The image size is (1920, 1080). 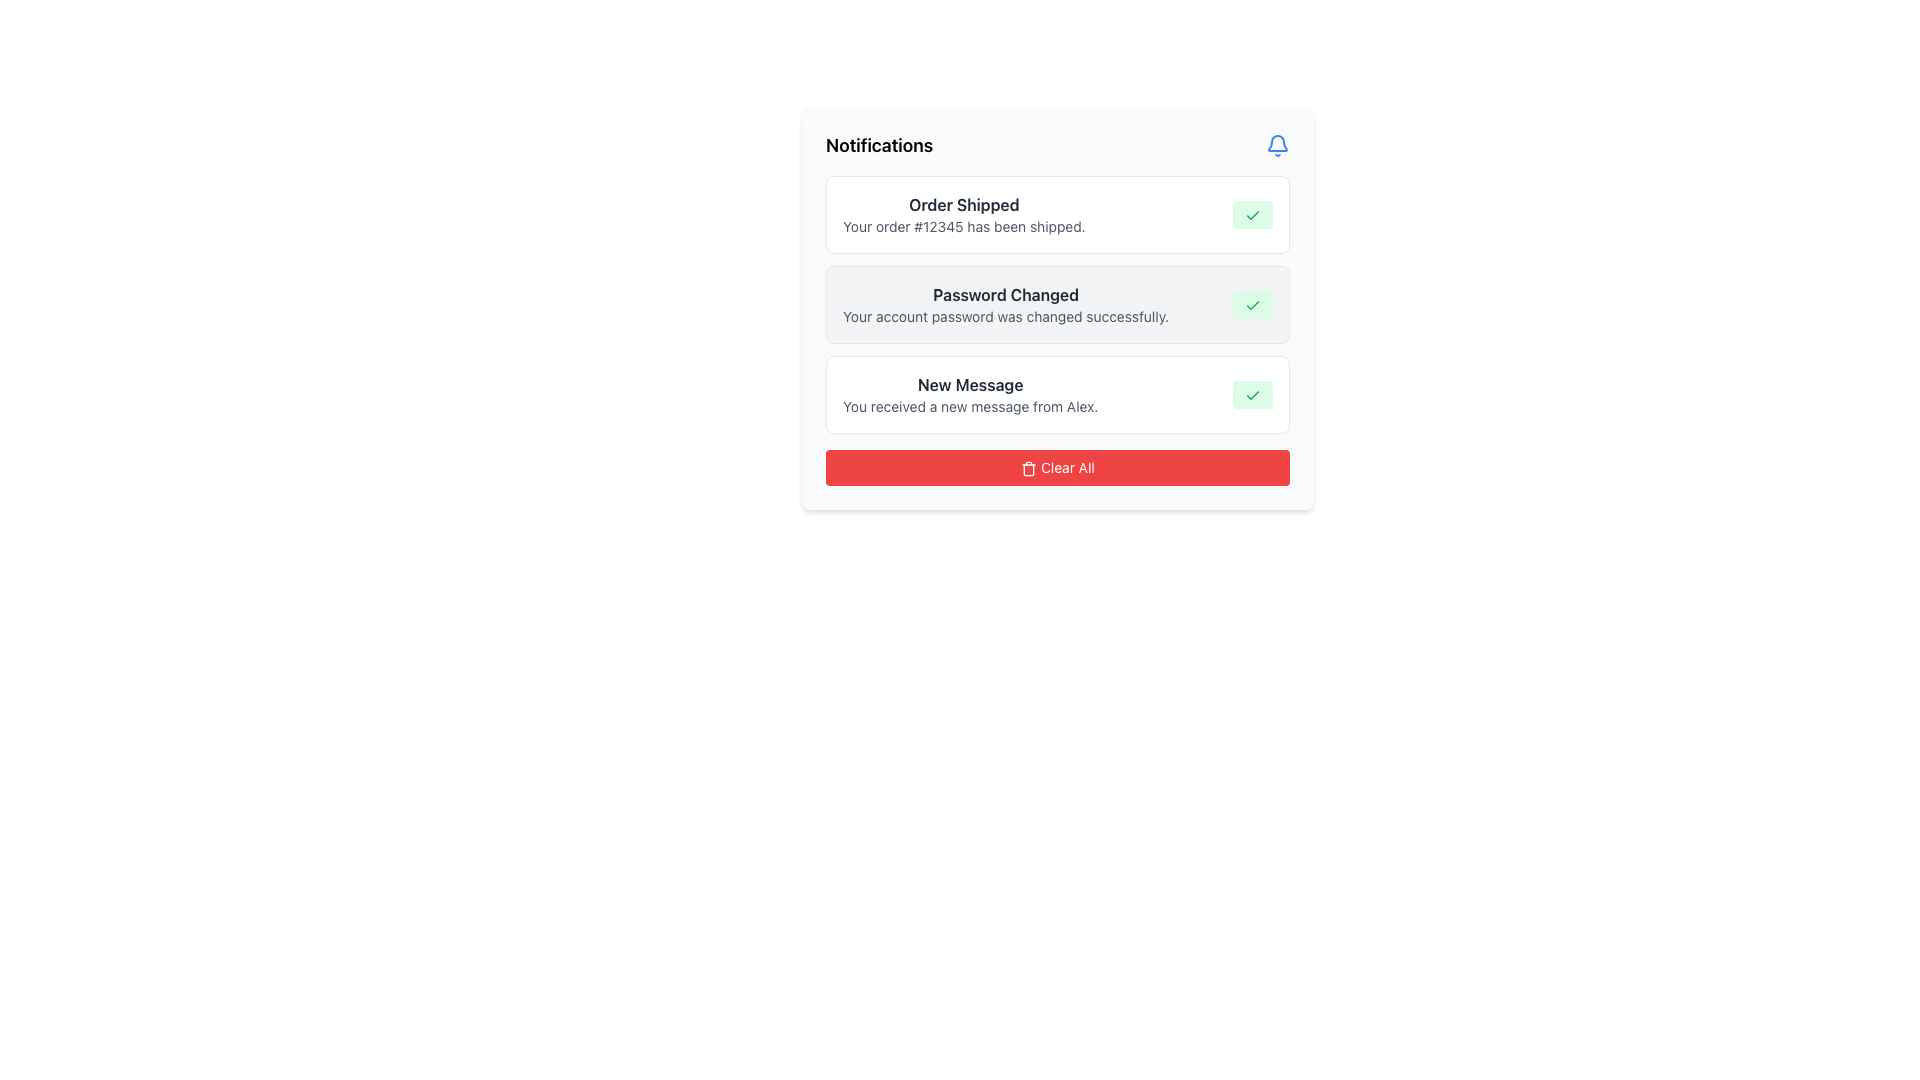 What do you see at coordinates (879, 145) in the screenshot?
I see `'Notifications' text label, which serves as a header for the notifications section, located at the specified coordinates` at bounding box center [879, 145].